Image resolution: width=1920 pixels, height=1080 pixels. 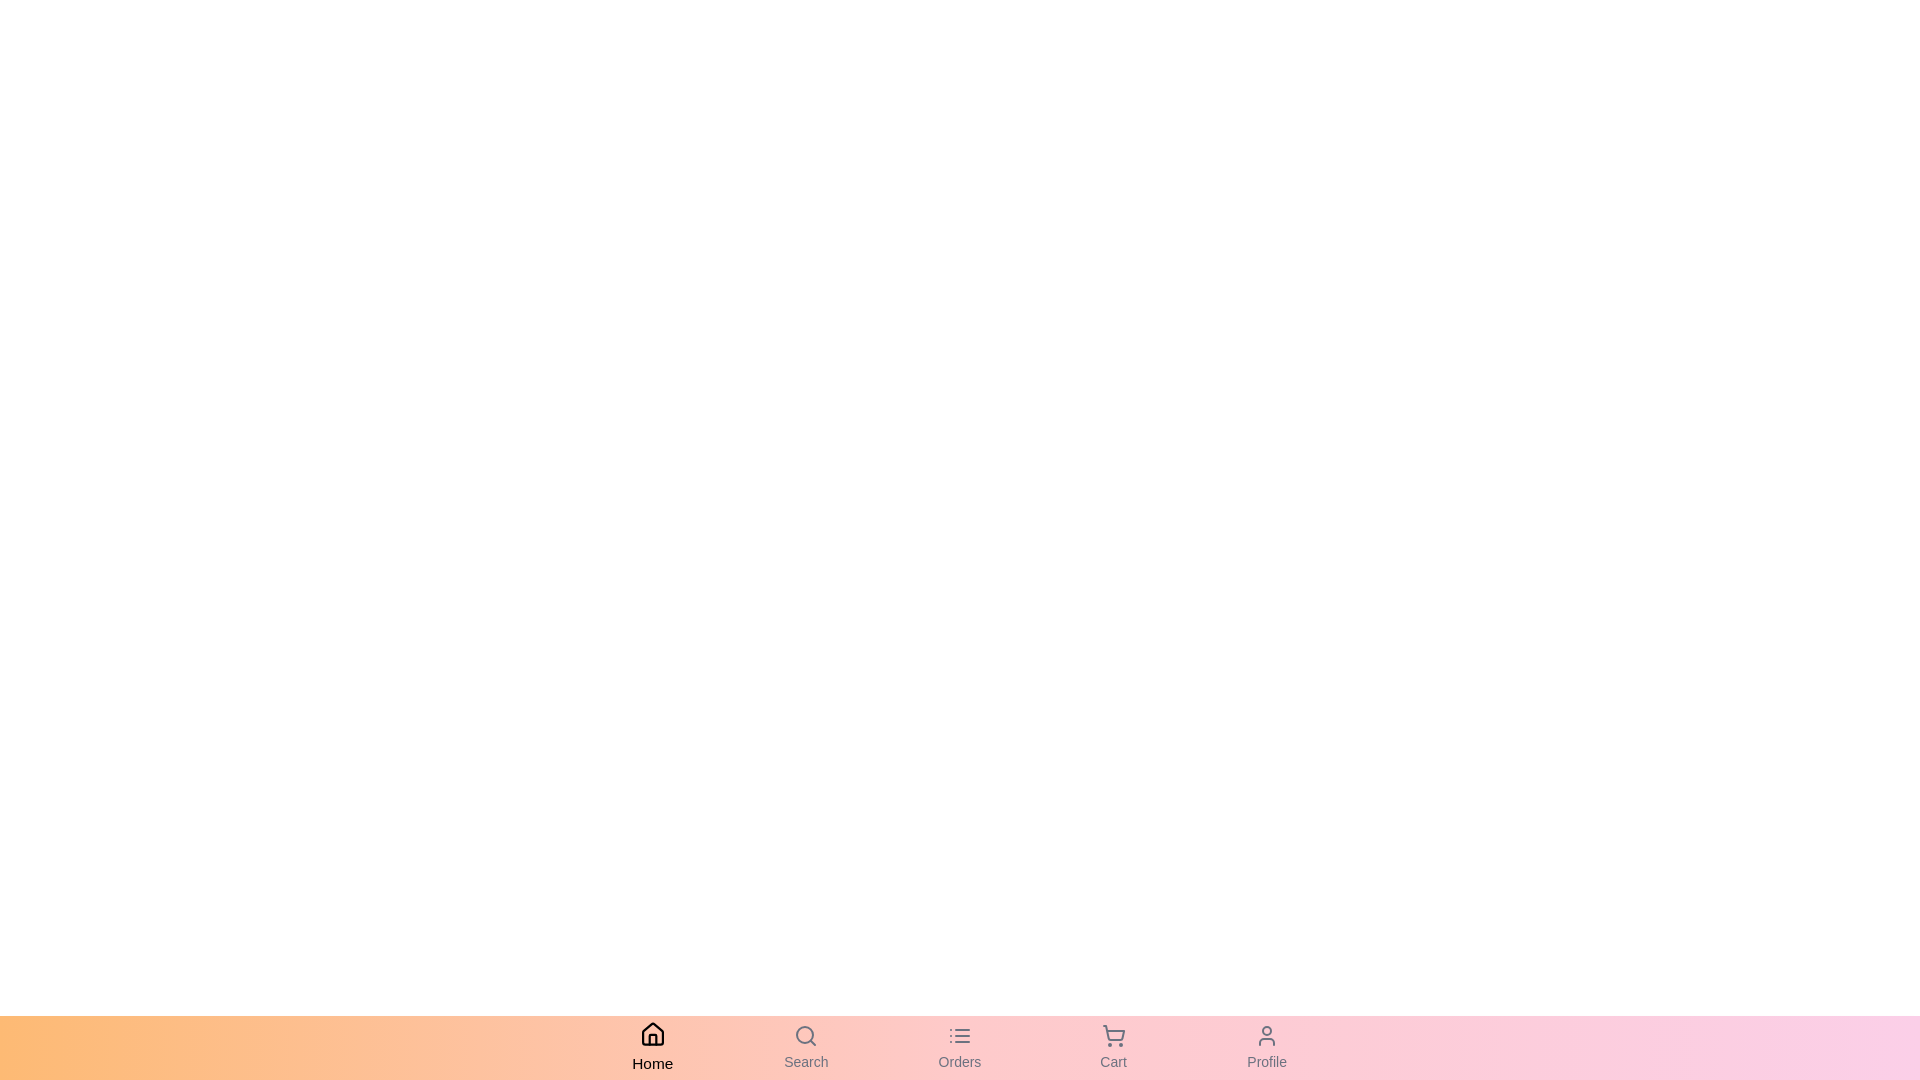 What do you see at coordinates (1266, 1047) in the screenshot?
I see `the Profile navigation tab` at bounding box center [1266, 1047].